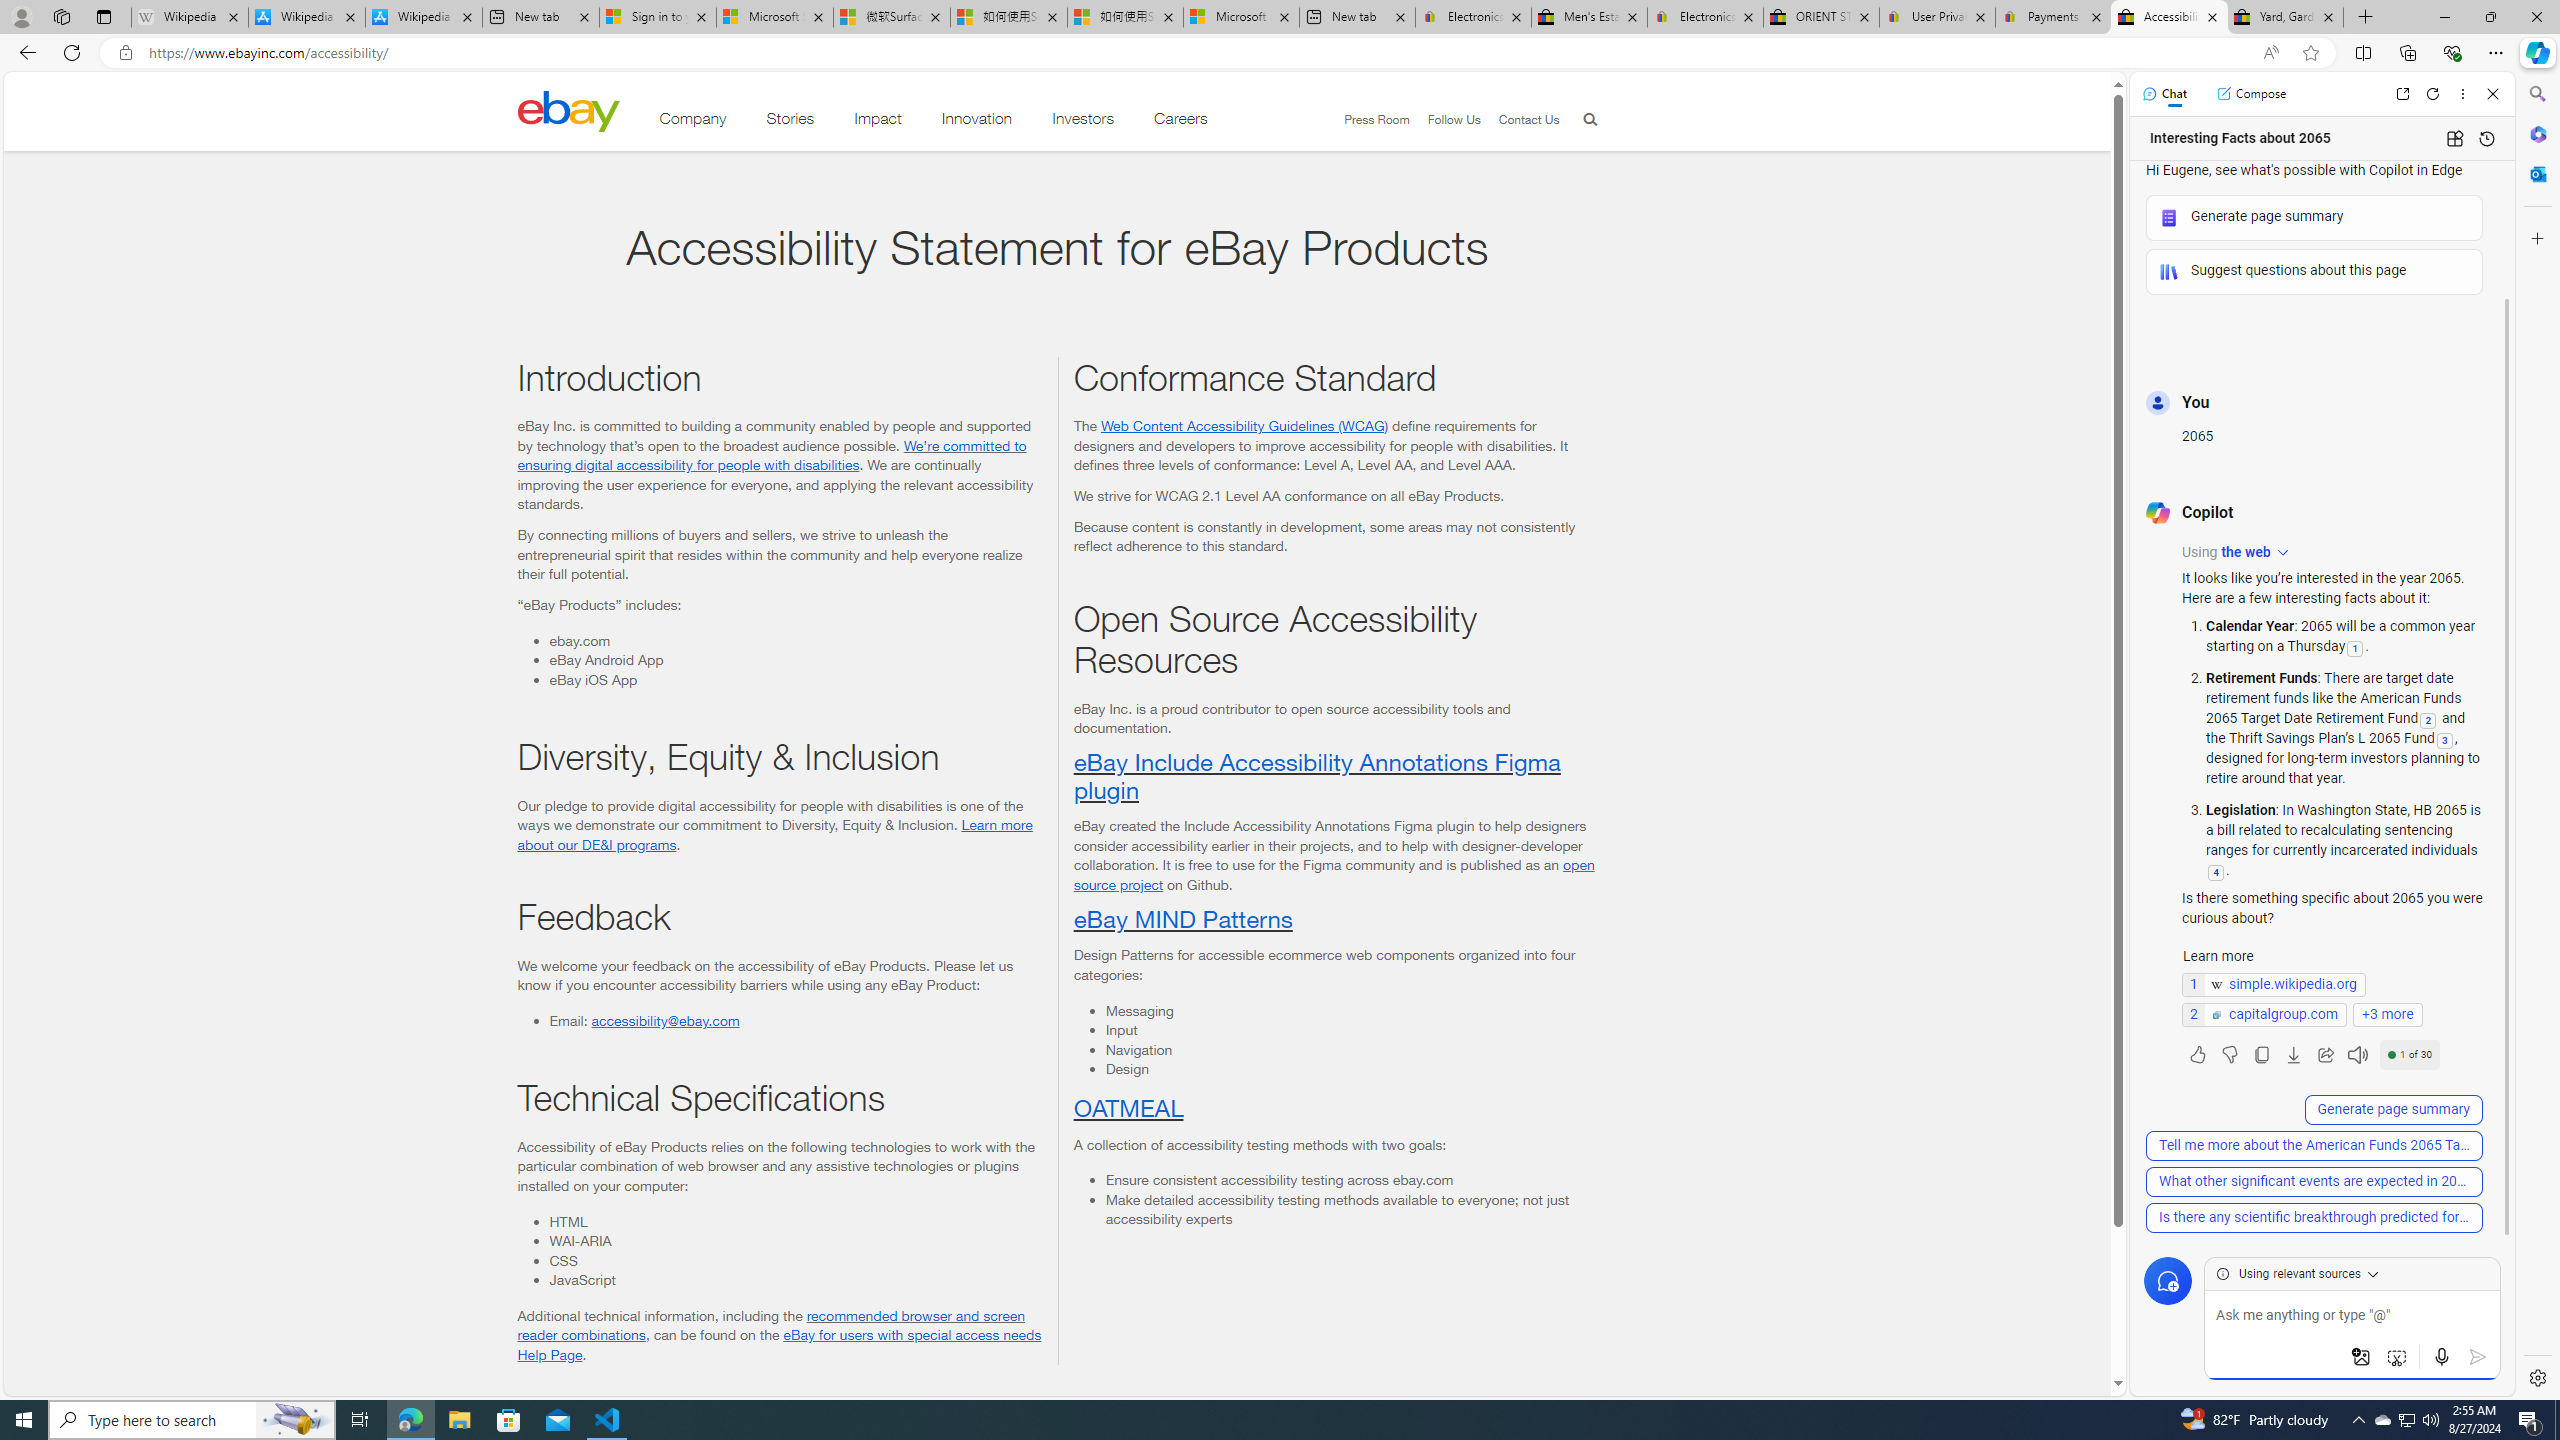  Describe the element at coordinates (692, 122) in the screenshot. I see `'Company'` at that location.